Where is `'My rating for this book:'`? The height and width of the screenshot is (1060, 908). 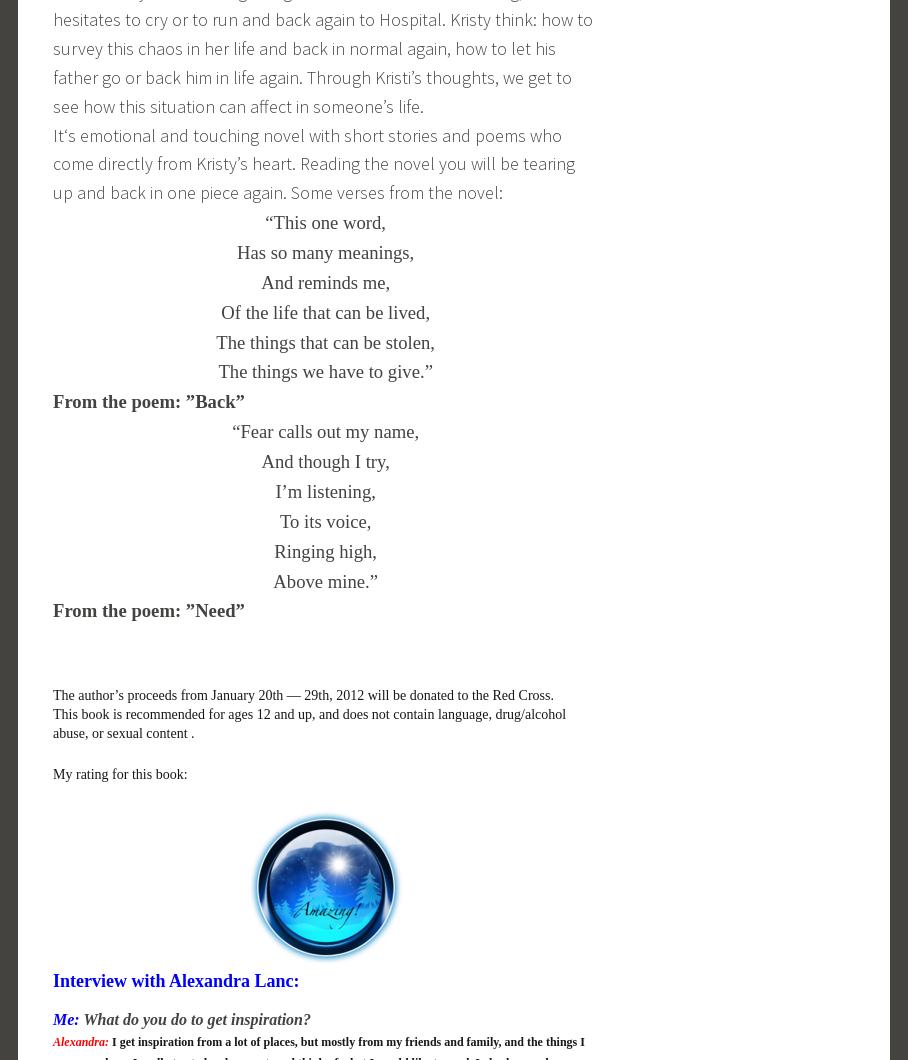
'My rating for this book:' is located at coordinates (120, 773).